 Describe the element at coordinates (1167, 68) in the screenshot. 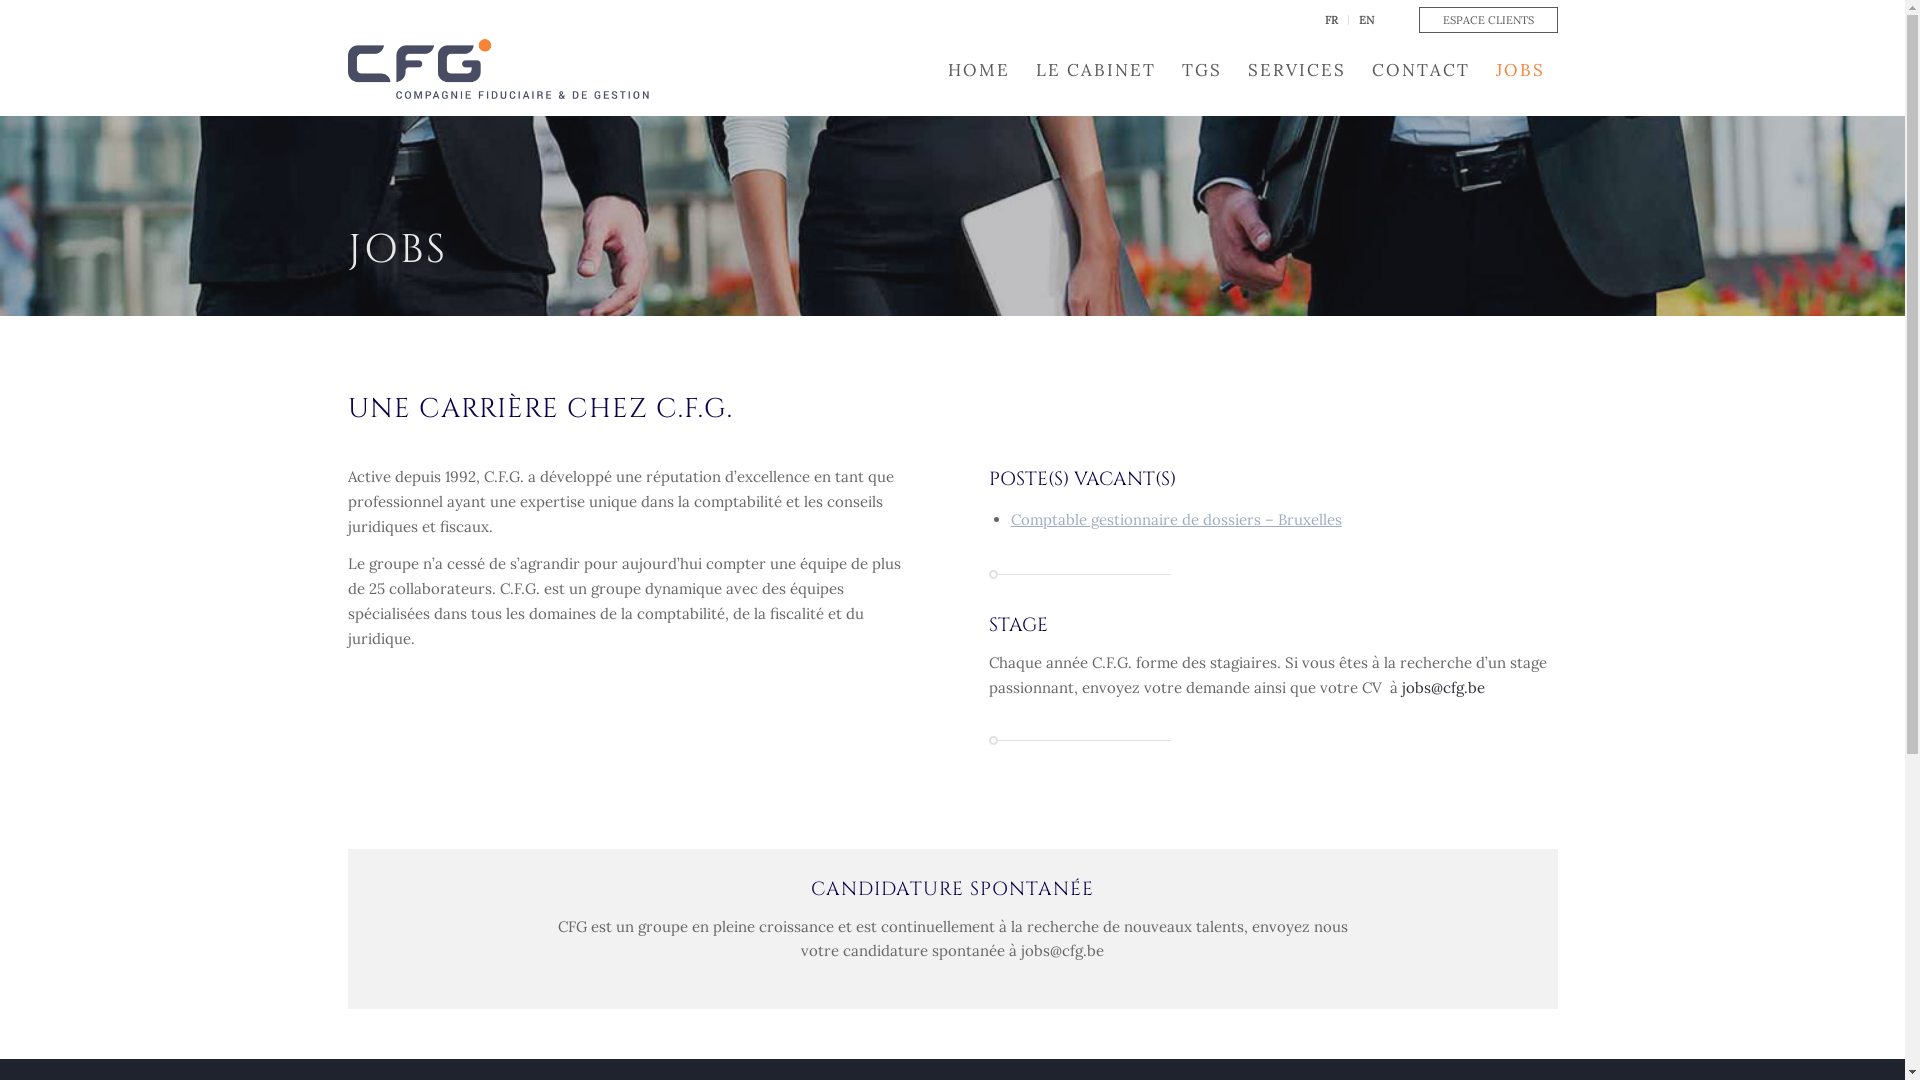

I see `'TGS'` at that location.